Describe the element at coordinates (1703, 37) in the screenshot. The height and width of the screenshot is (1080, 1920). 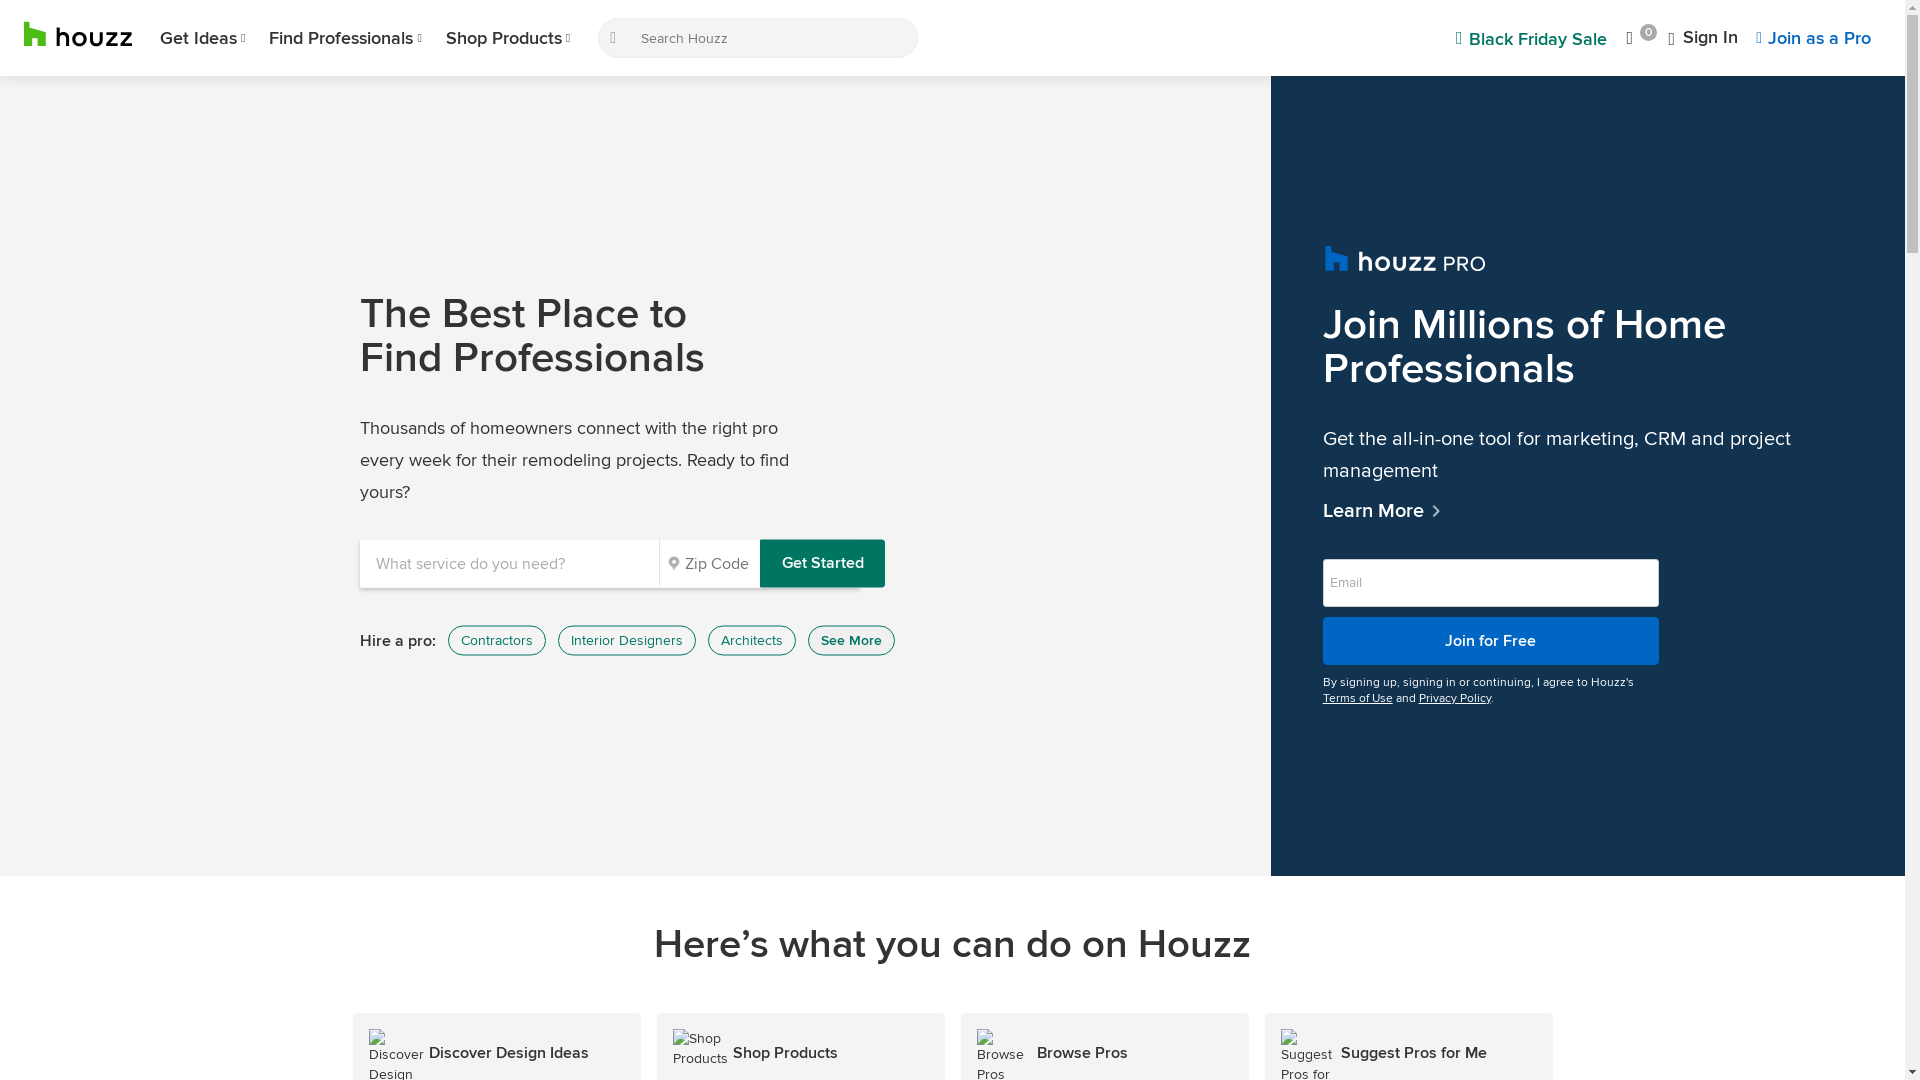
I see `'Sign In'` at that location.